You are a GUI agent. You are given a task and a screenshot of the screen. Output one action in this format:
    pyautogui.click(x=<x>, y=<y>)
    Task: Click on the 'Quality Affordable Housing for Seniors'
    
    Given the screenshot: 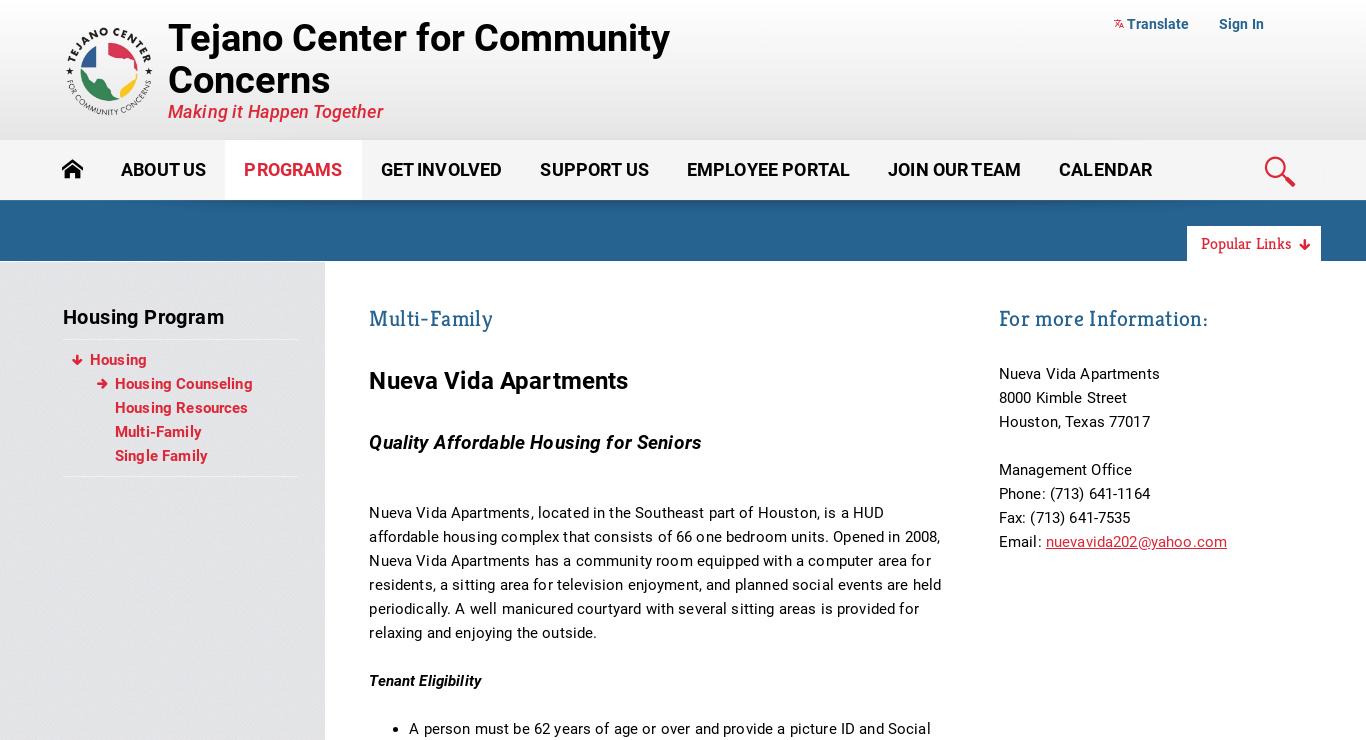 What is the action you would take?
    pyautogui.click(x=535, y=441)
    